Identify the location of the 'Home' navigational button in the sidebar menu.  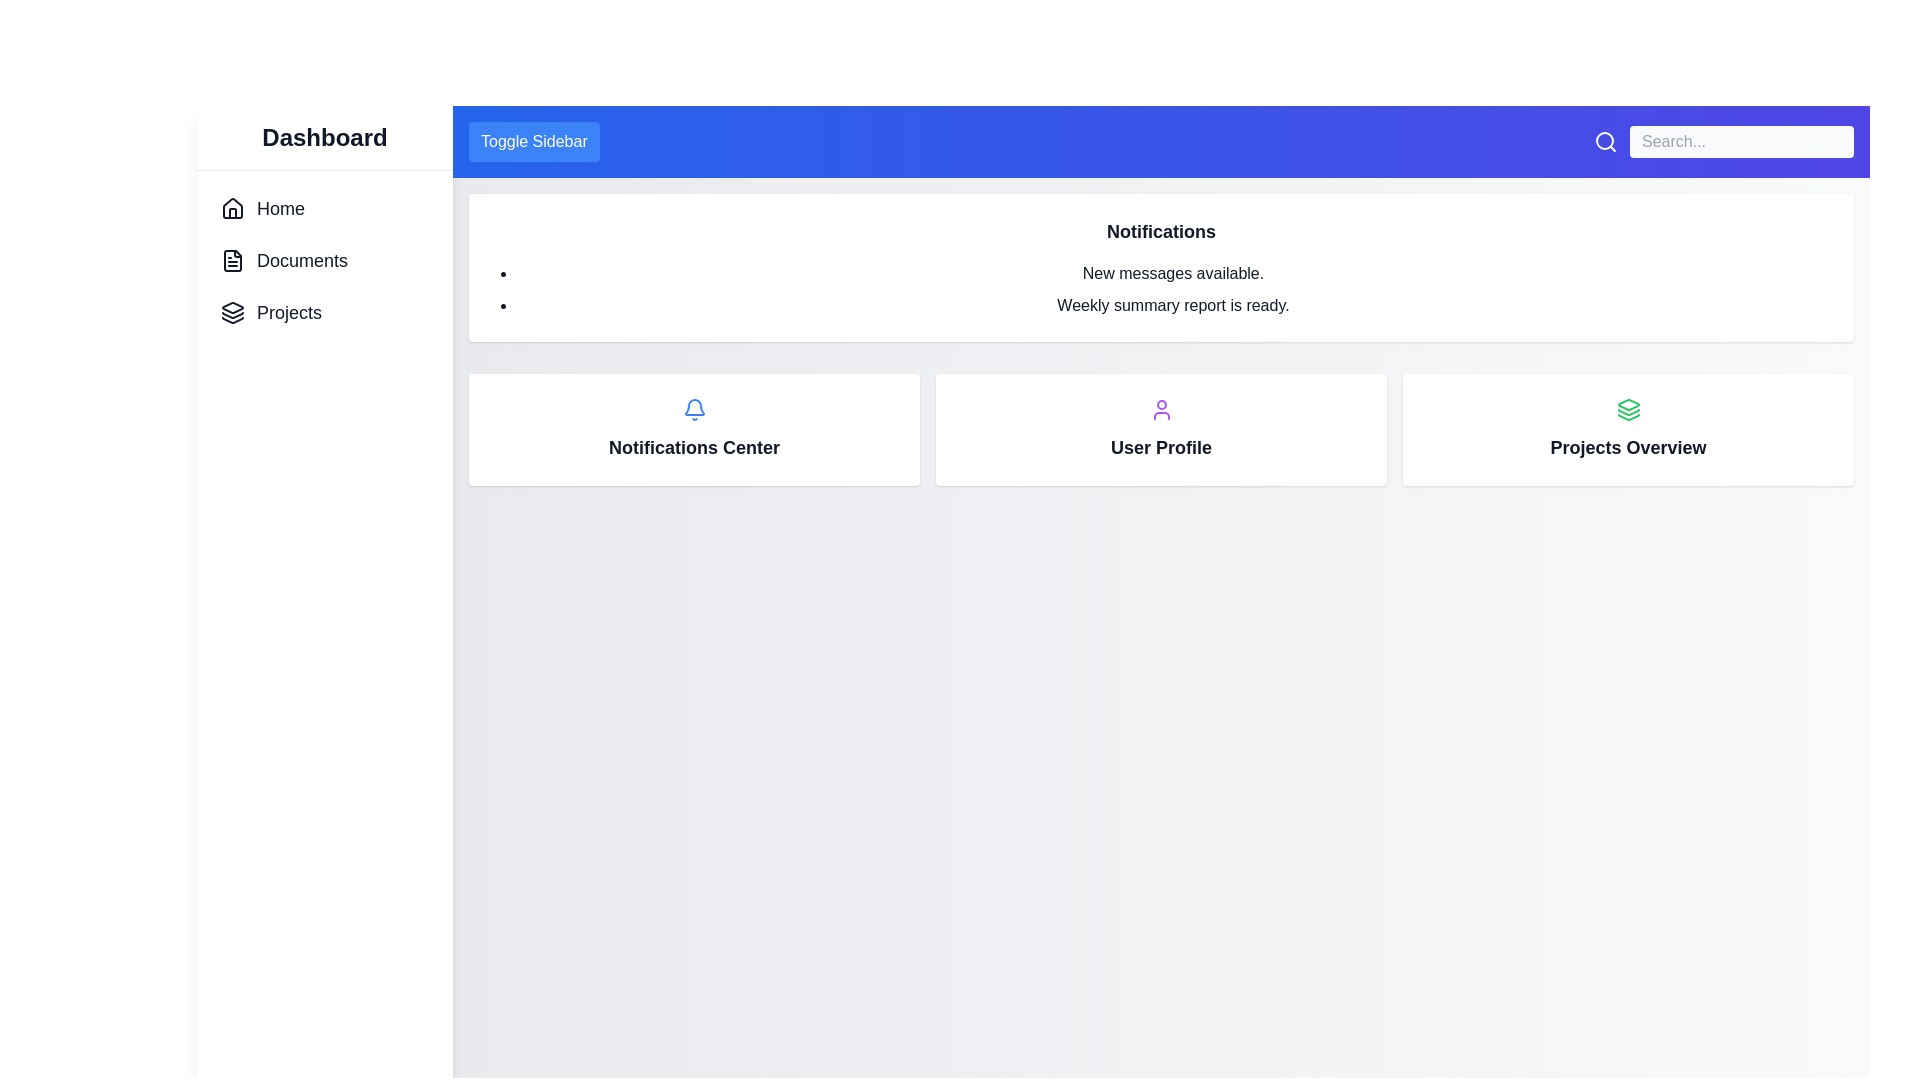
(262, 208).